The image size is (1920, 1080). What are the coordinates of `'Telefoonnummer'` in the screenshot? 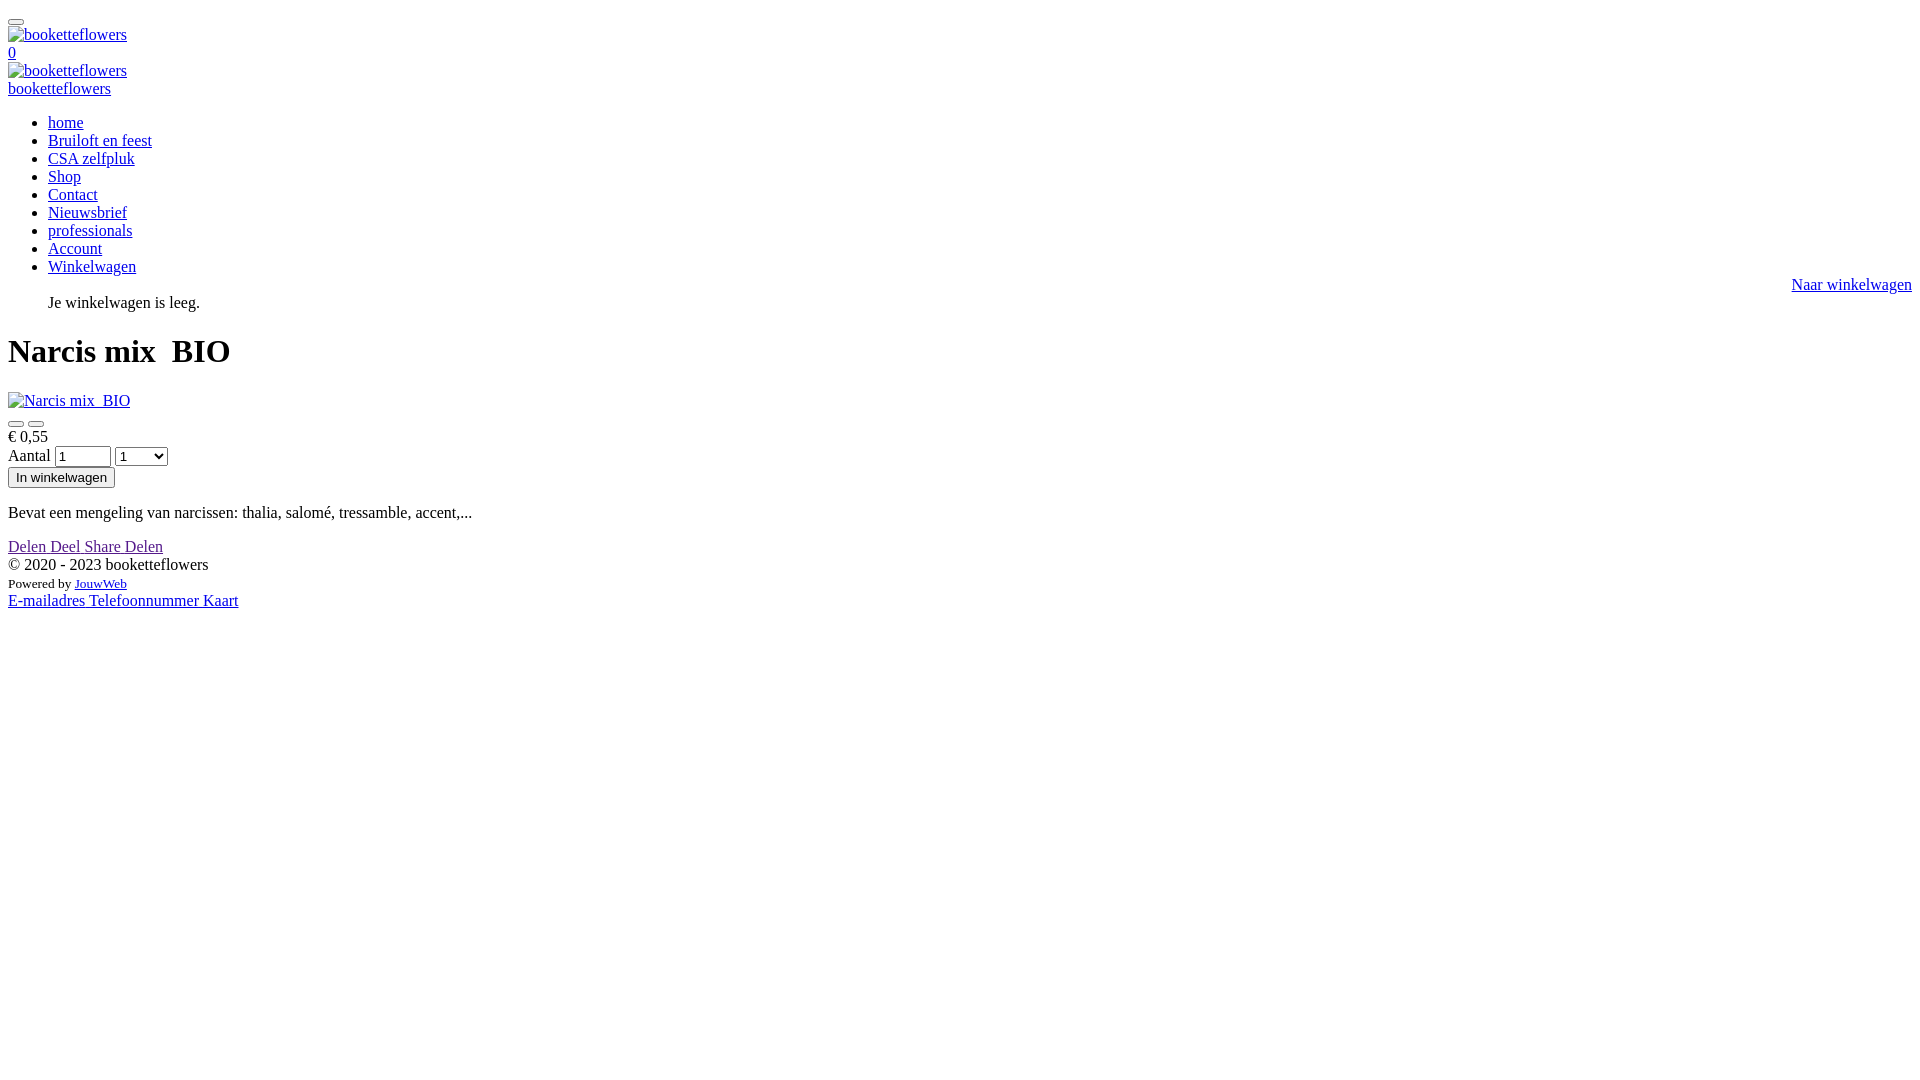 It's located at (144, 599).